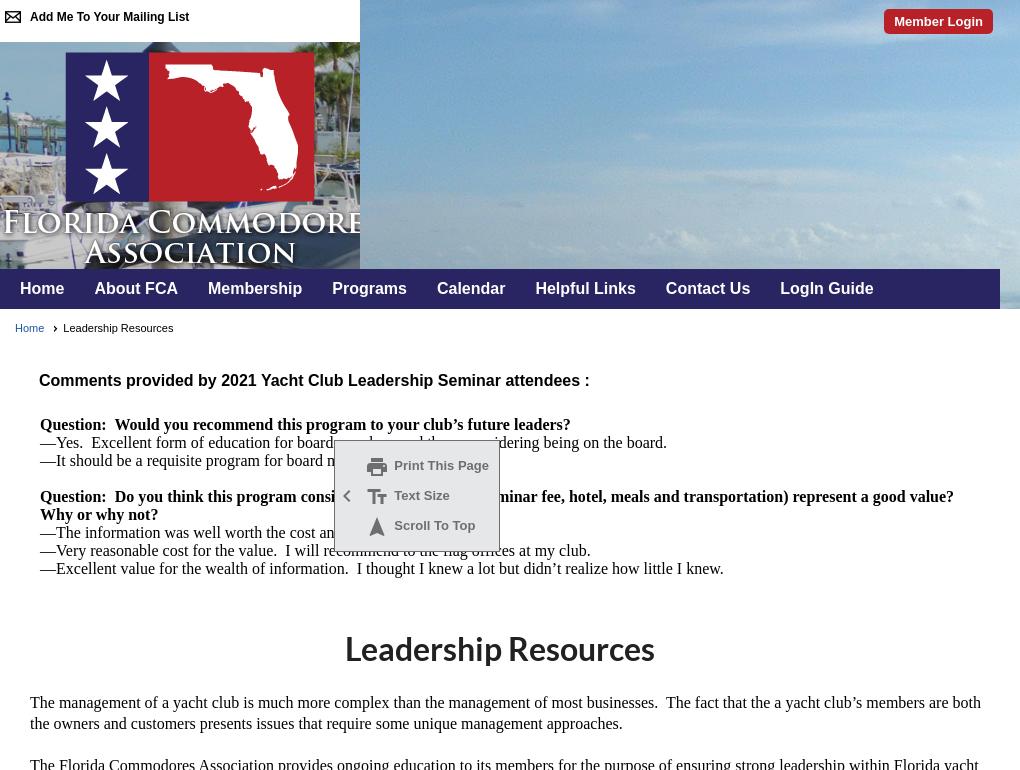 The height and width of the screenshot is (770, 1020). I want to click on 'Home', so click(28, 327).